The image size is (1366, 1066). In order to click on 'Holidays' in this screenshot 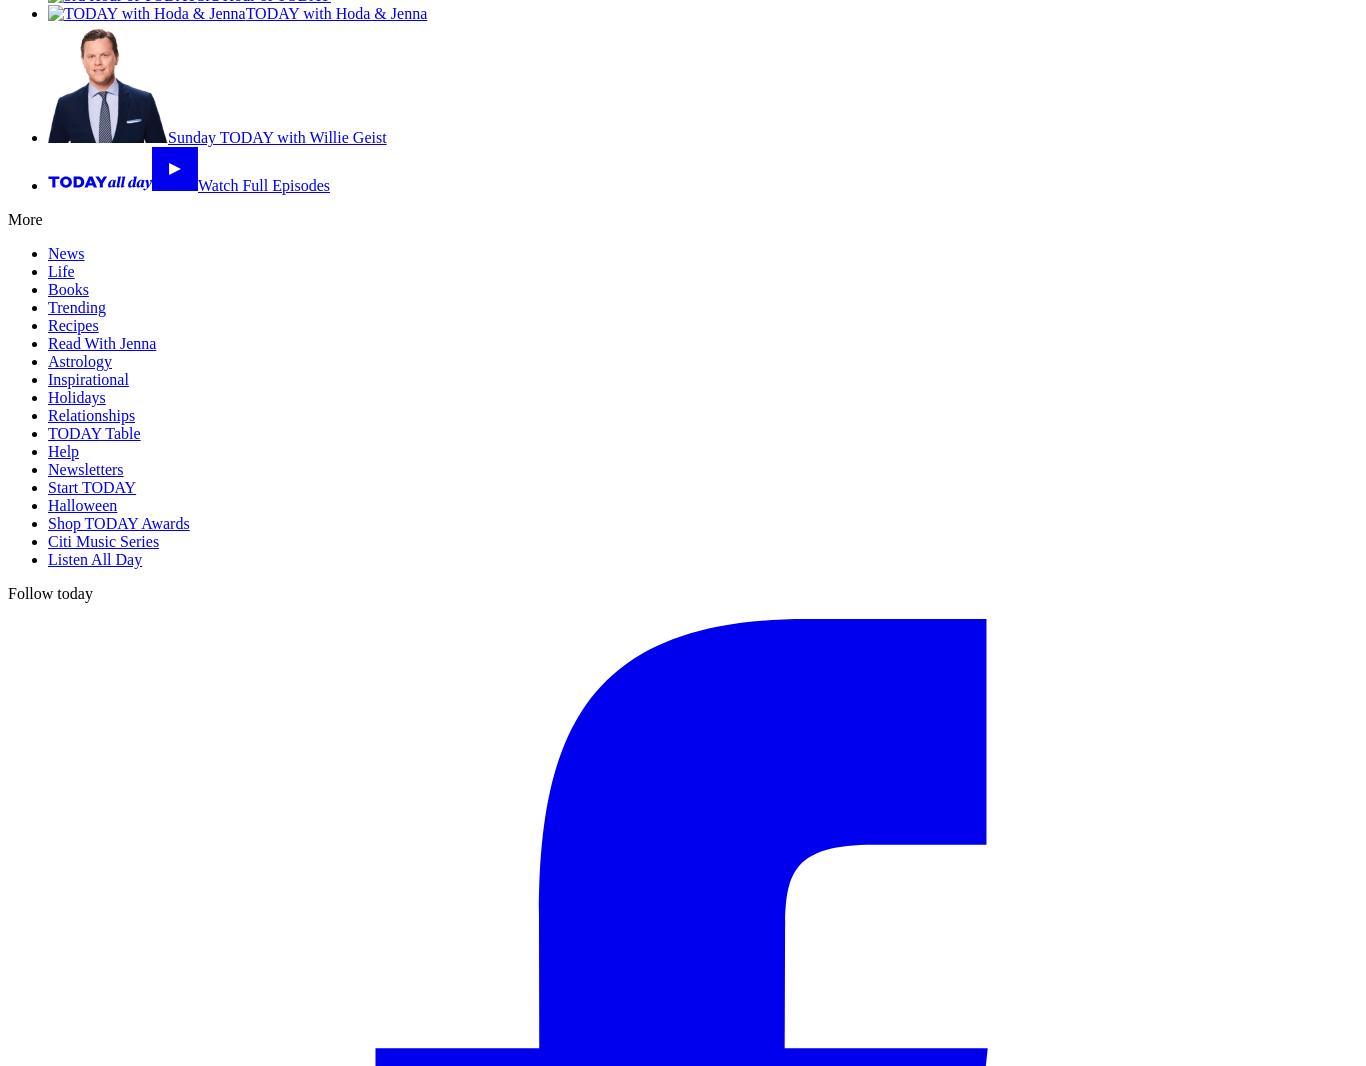, I will do `click(76, 397)`.